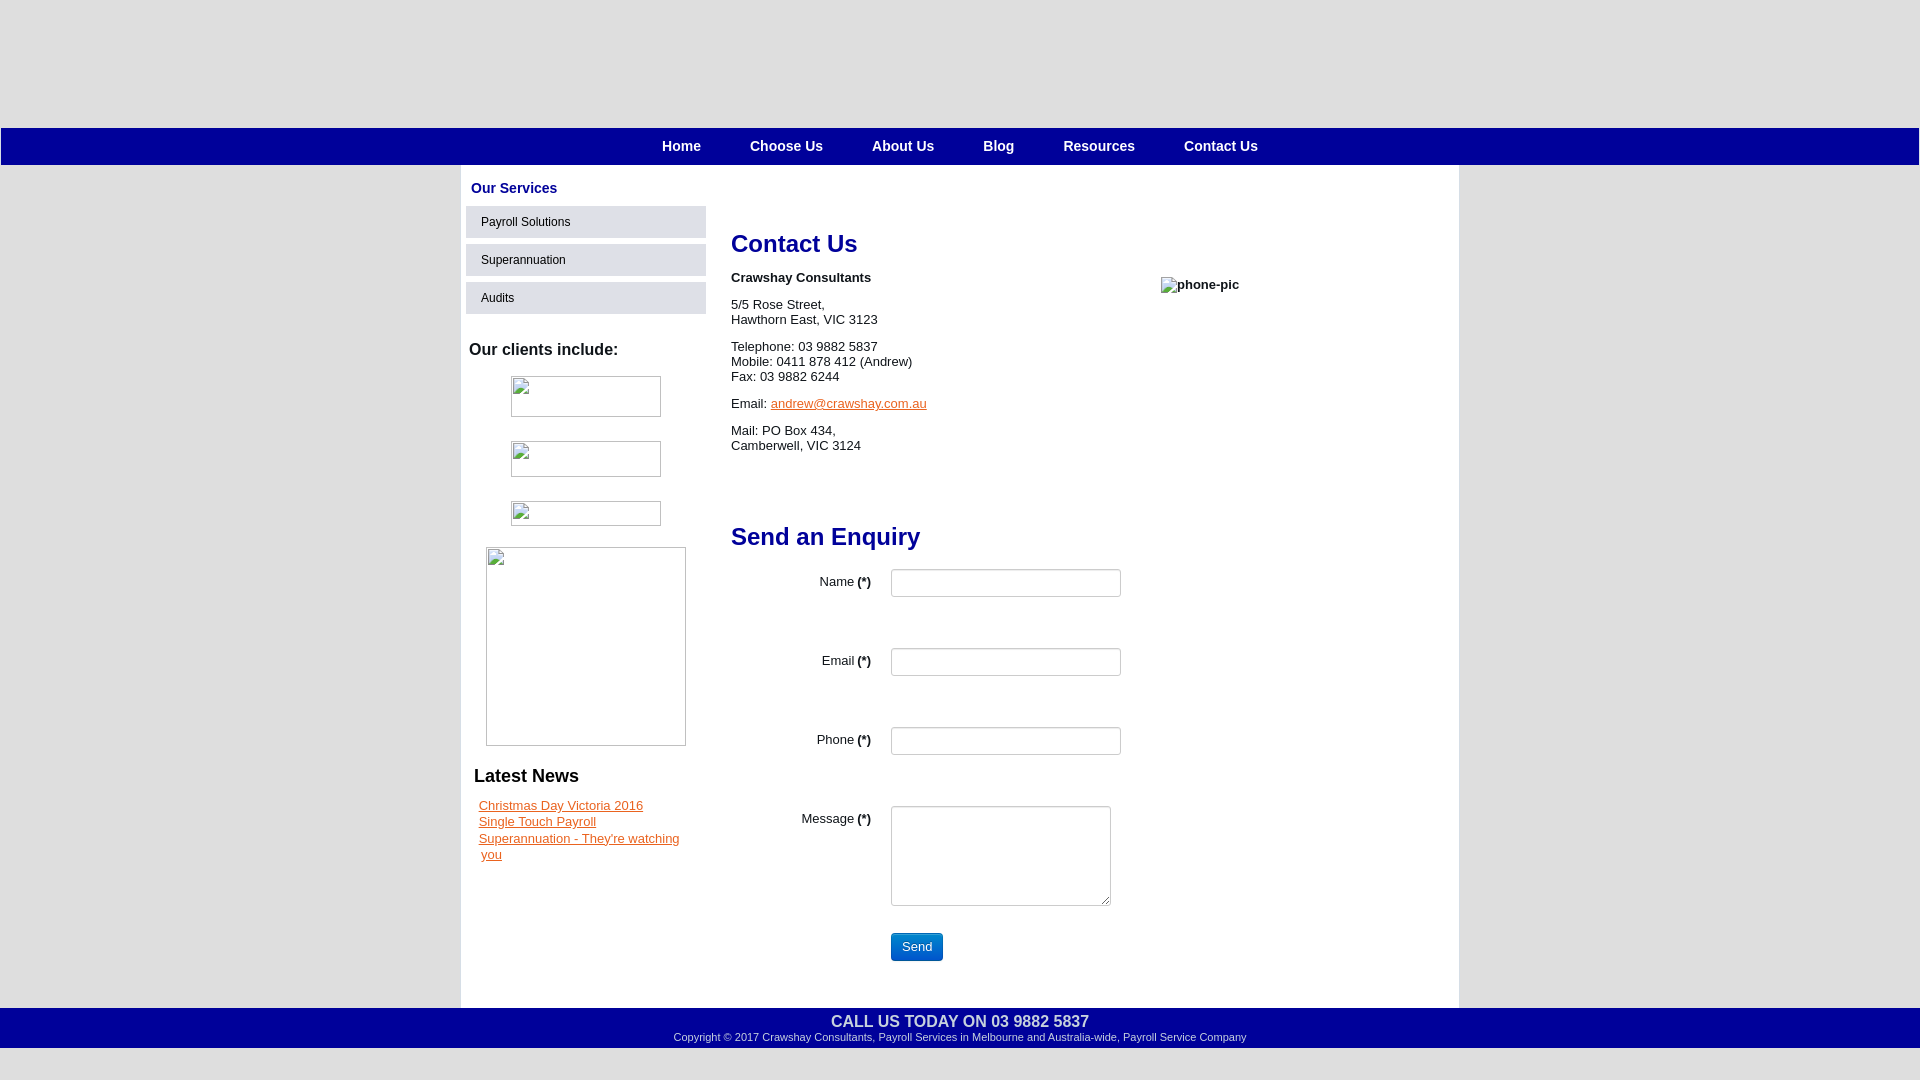 The width and height of the screenshot is (1920, 1080). Describe the element at coordinates (901, 145) in the screenshot. I see `'About Us'` at that location.